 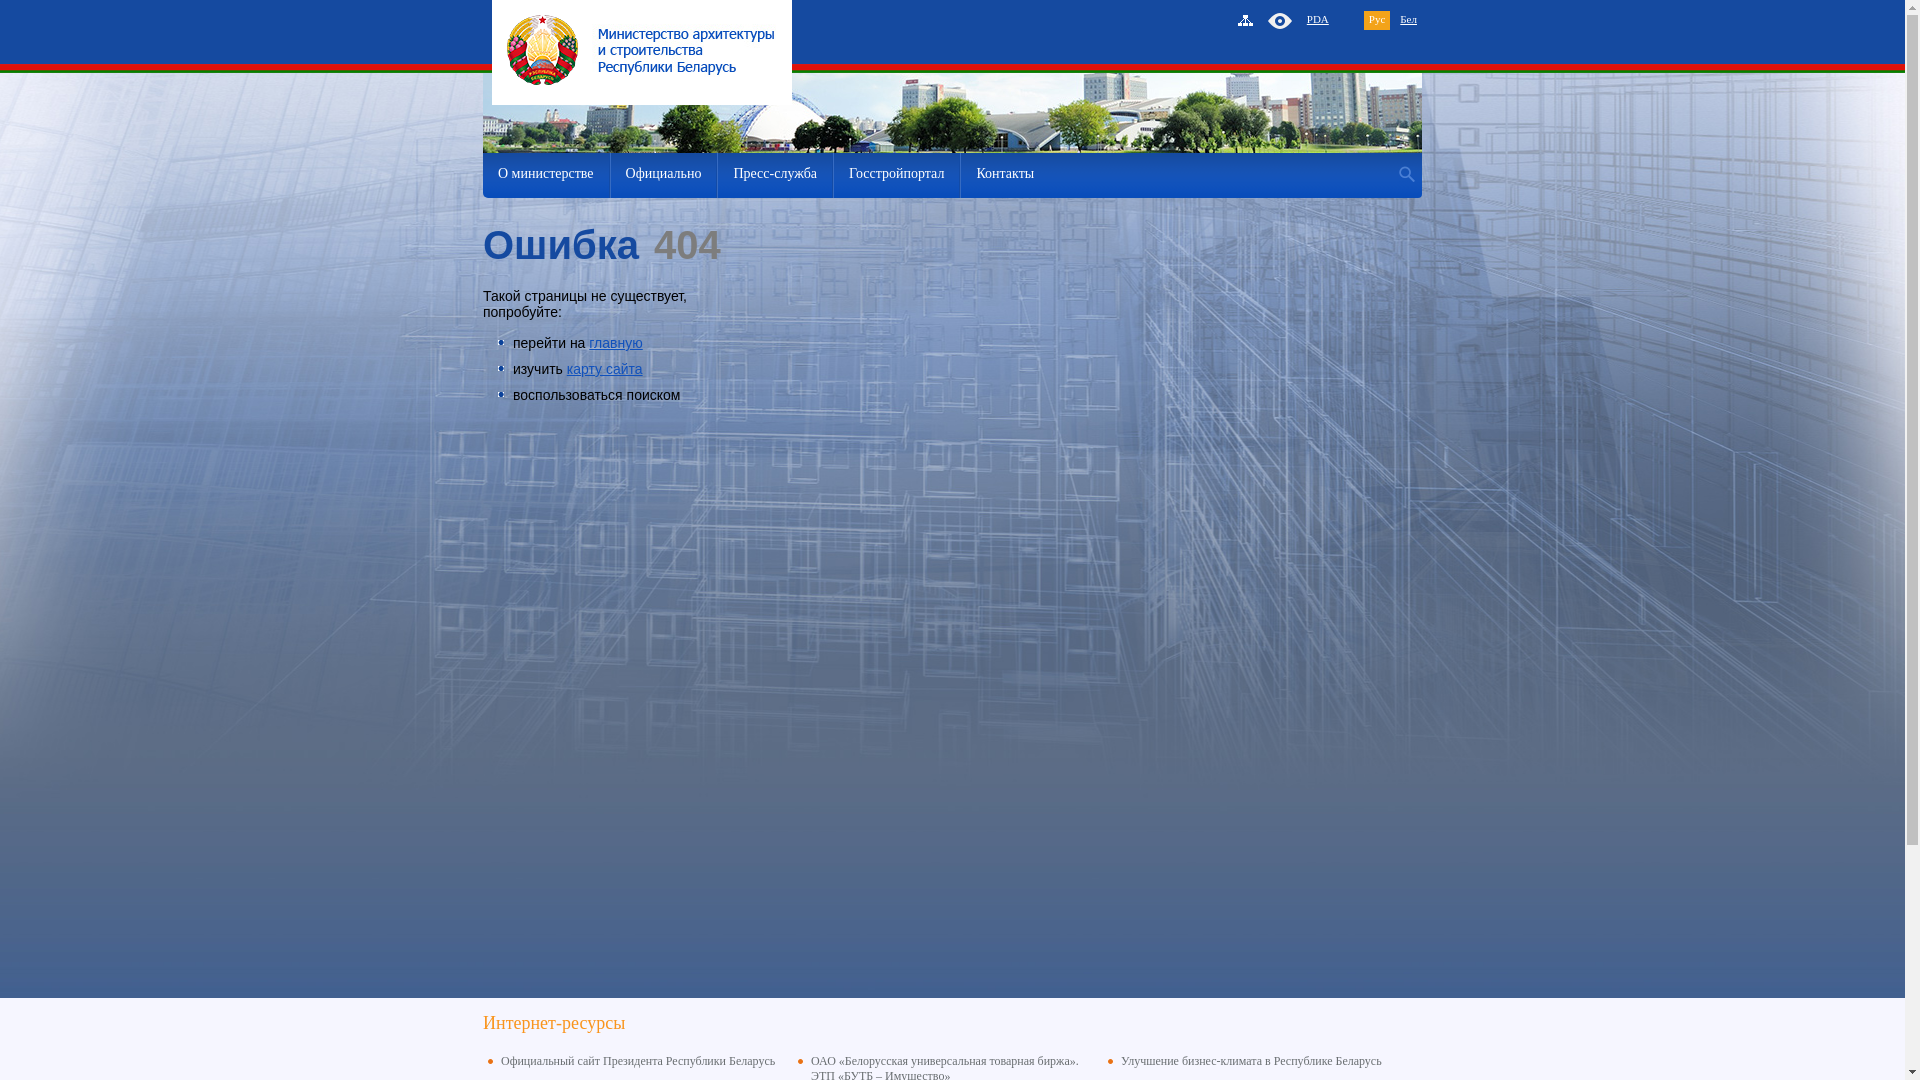 What do you see at coordinates (1318, 19) in the screenshot?
I see `'PDA'` at bounding box center [1318, 19].